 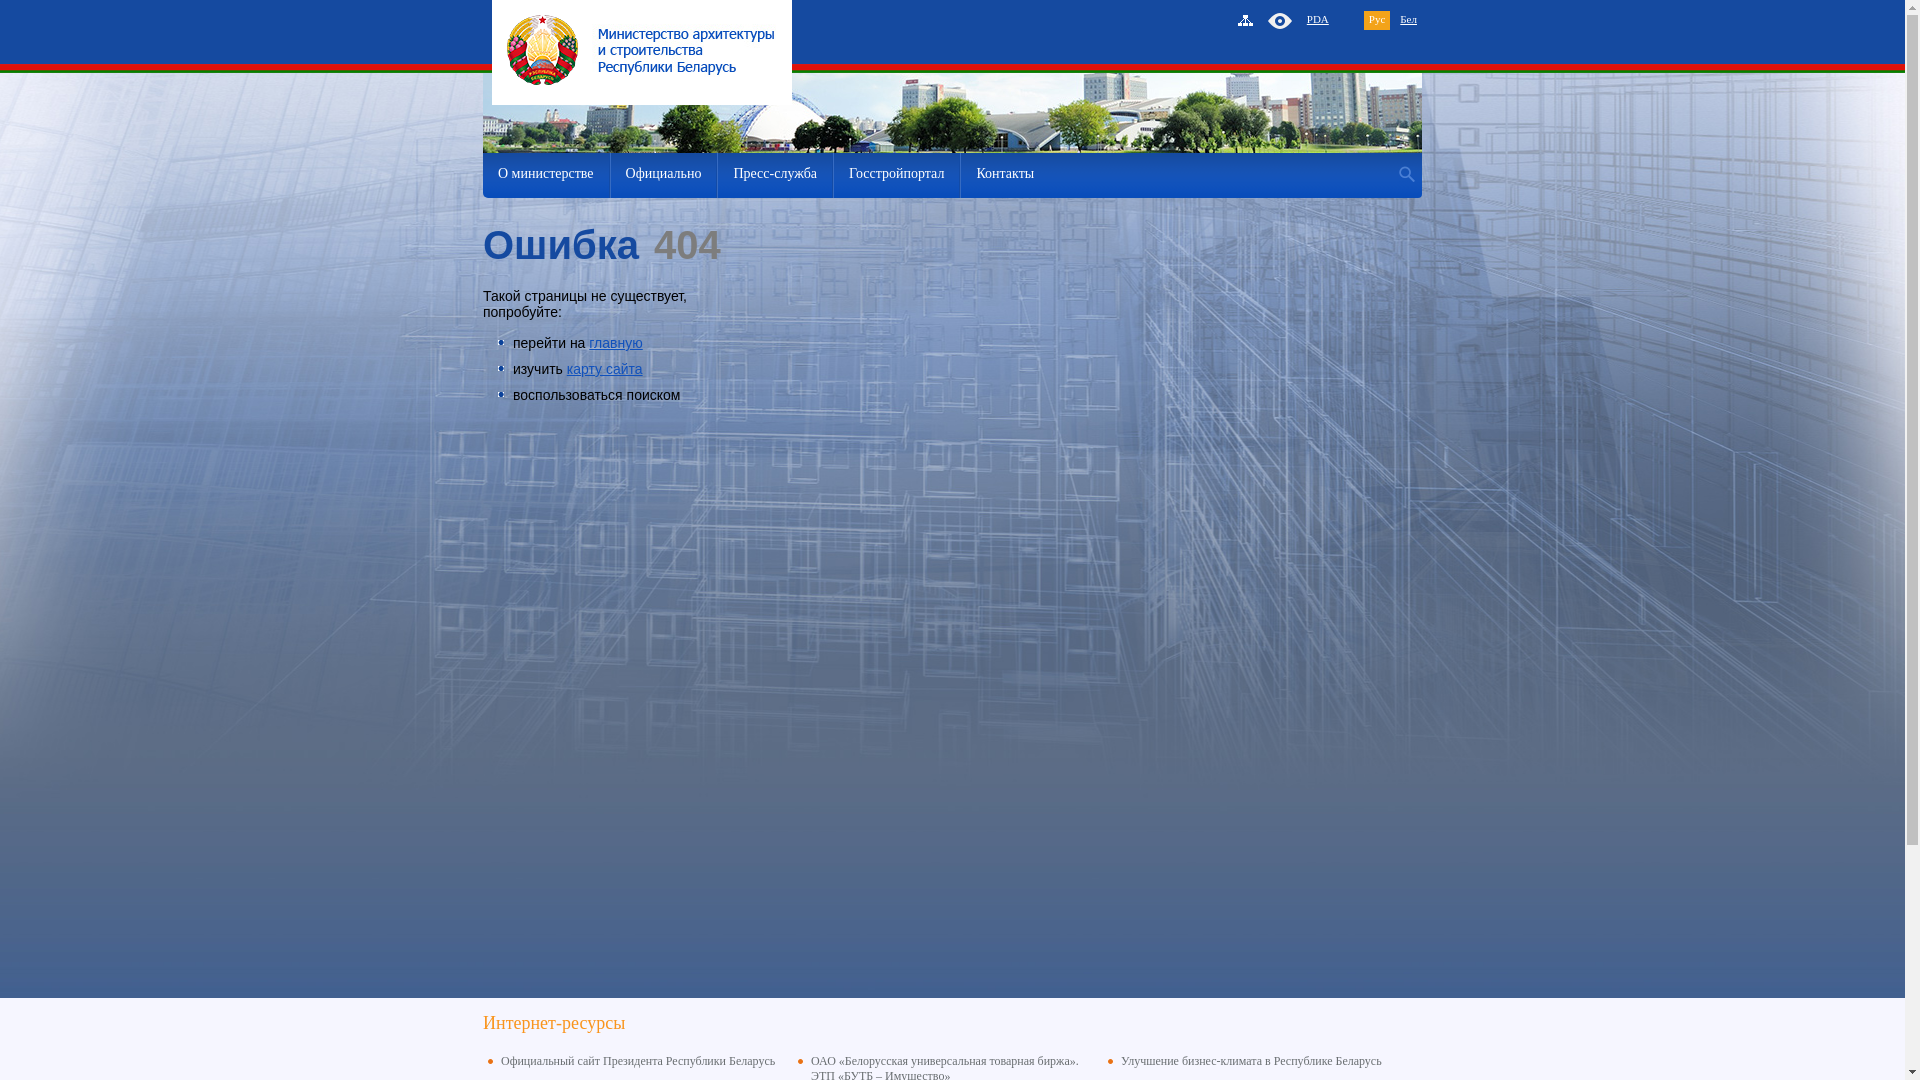 What do you see at coordinates (1318, 19) in the screenshot?
I see `'PDA'` at bounding box center [1318, 19].